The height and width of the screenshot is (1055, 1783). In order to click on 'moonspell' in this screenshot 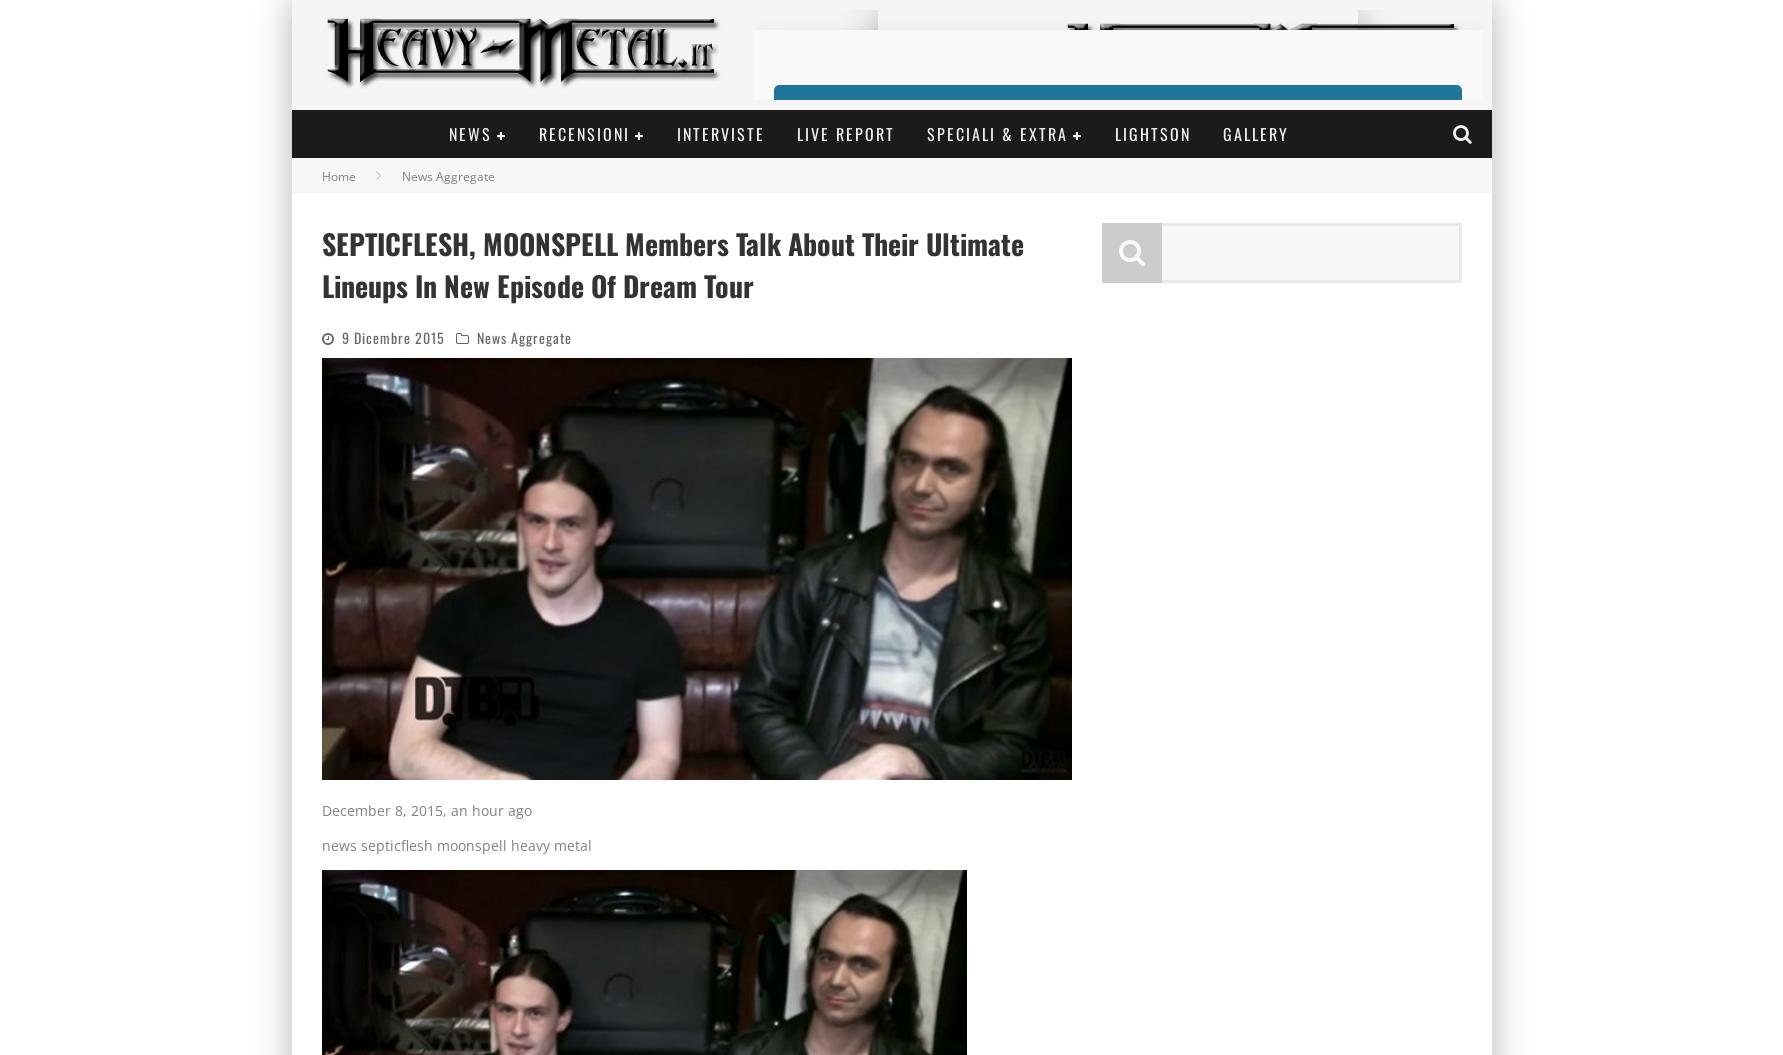, I will do `click(471, 845)`.